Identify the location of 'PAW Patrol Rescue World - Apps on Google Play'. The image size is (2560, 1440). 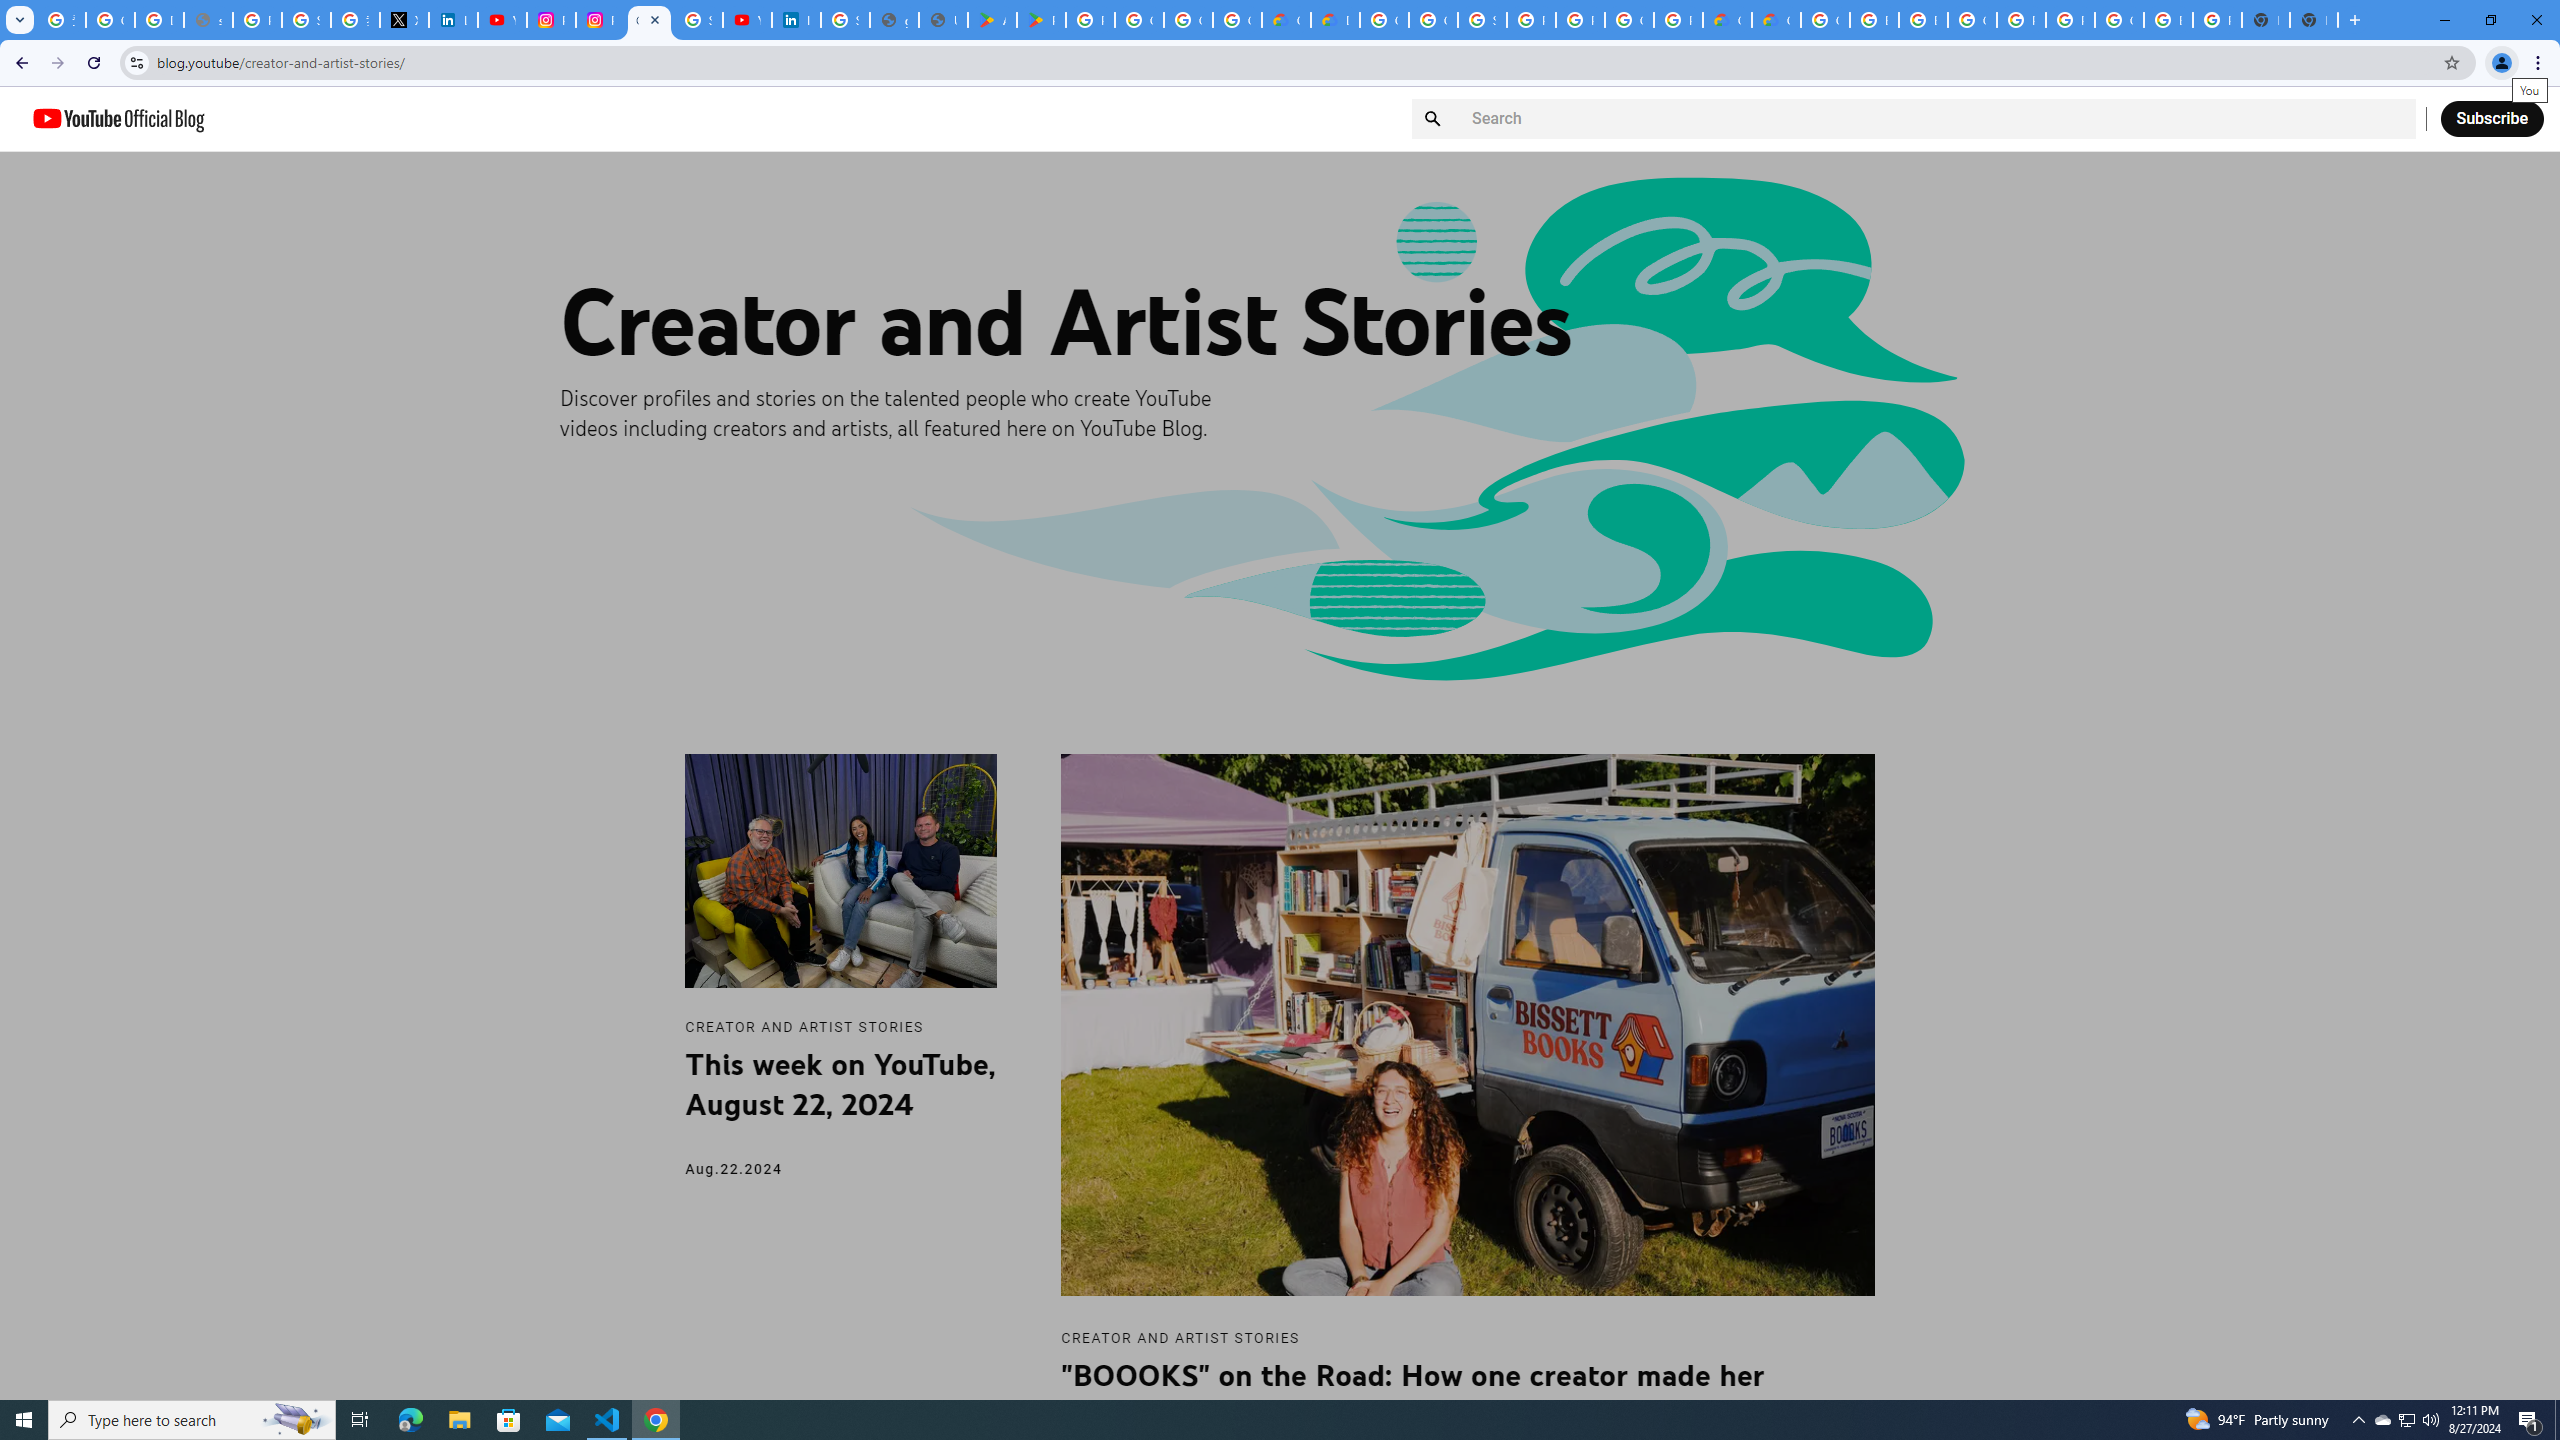
(1040, 19).